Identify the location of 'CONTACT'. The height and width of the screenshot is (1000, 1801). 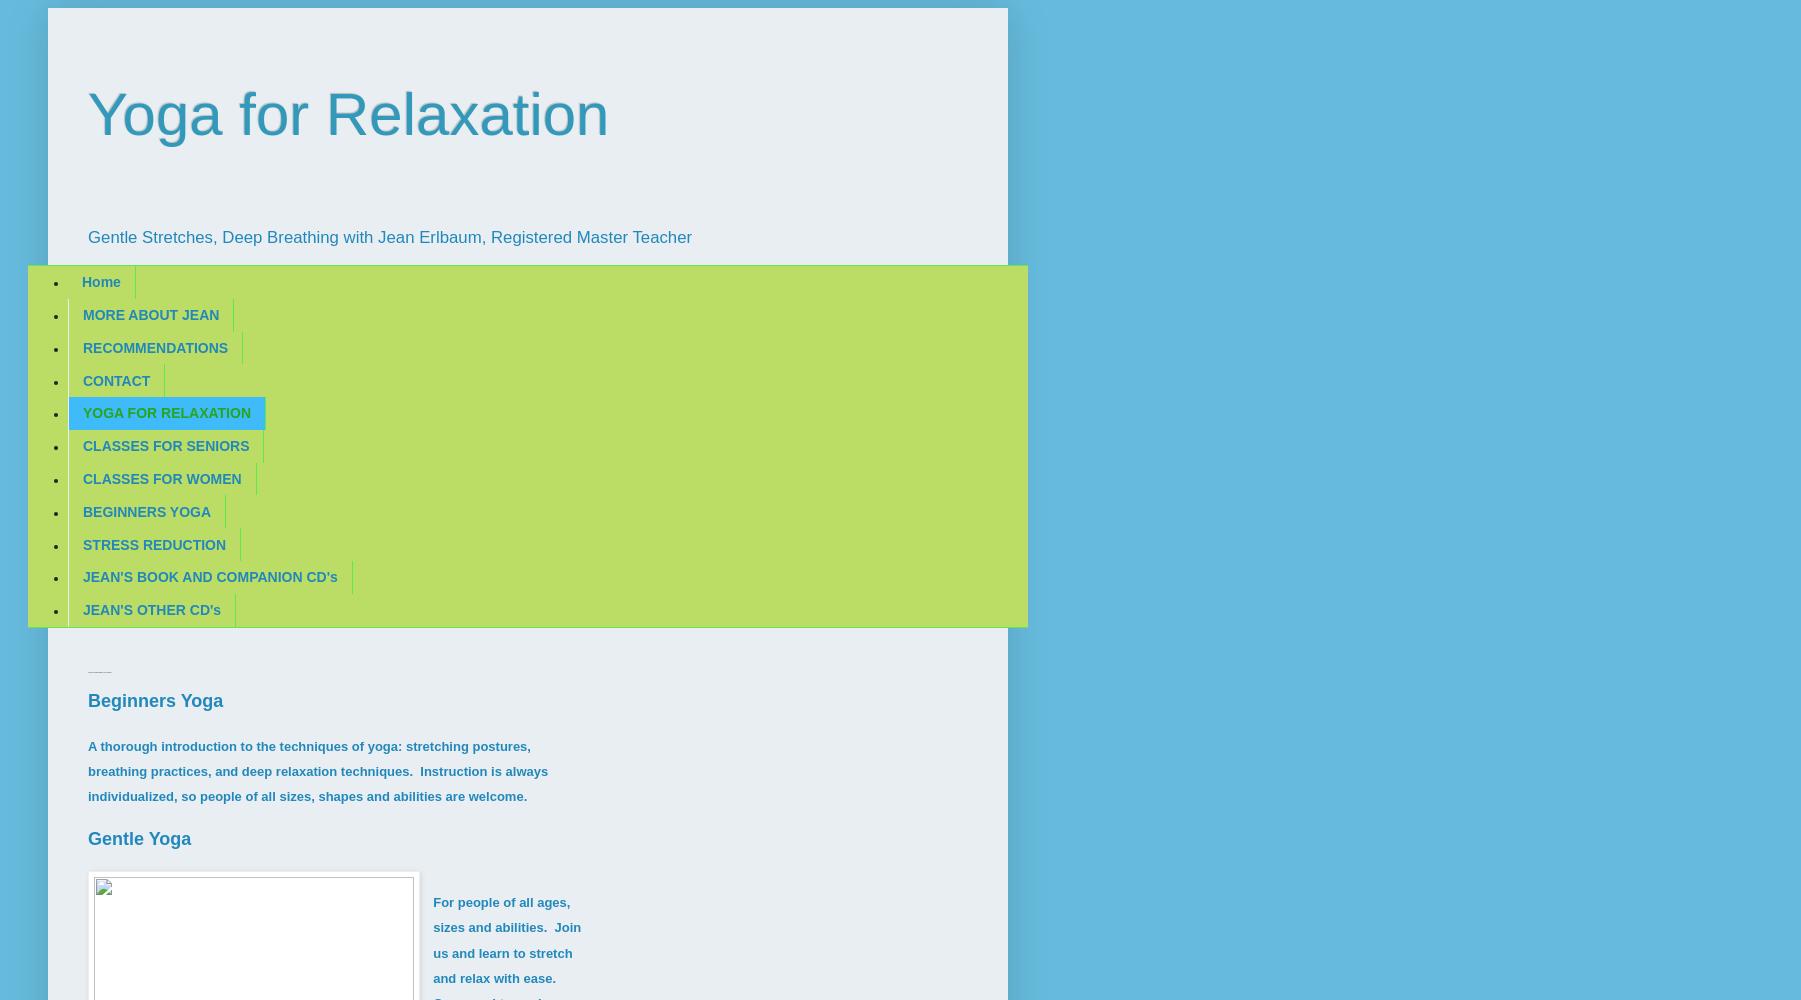
(82, 380).